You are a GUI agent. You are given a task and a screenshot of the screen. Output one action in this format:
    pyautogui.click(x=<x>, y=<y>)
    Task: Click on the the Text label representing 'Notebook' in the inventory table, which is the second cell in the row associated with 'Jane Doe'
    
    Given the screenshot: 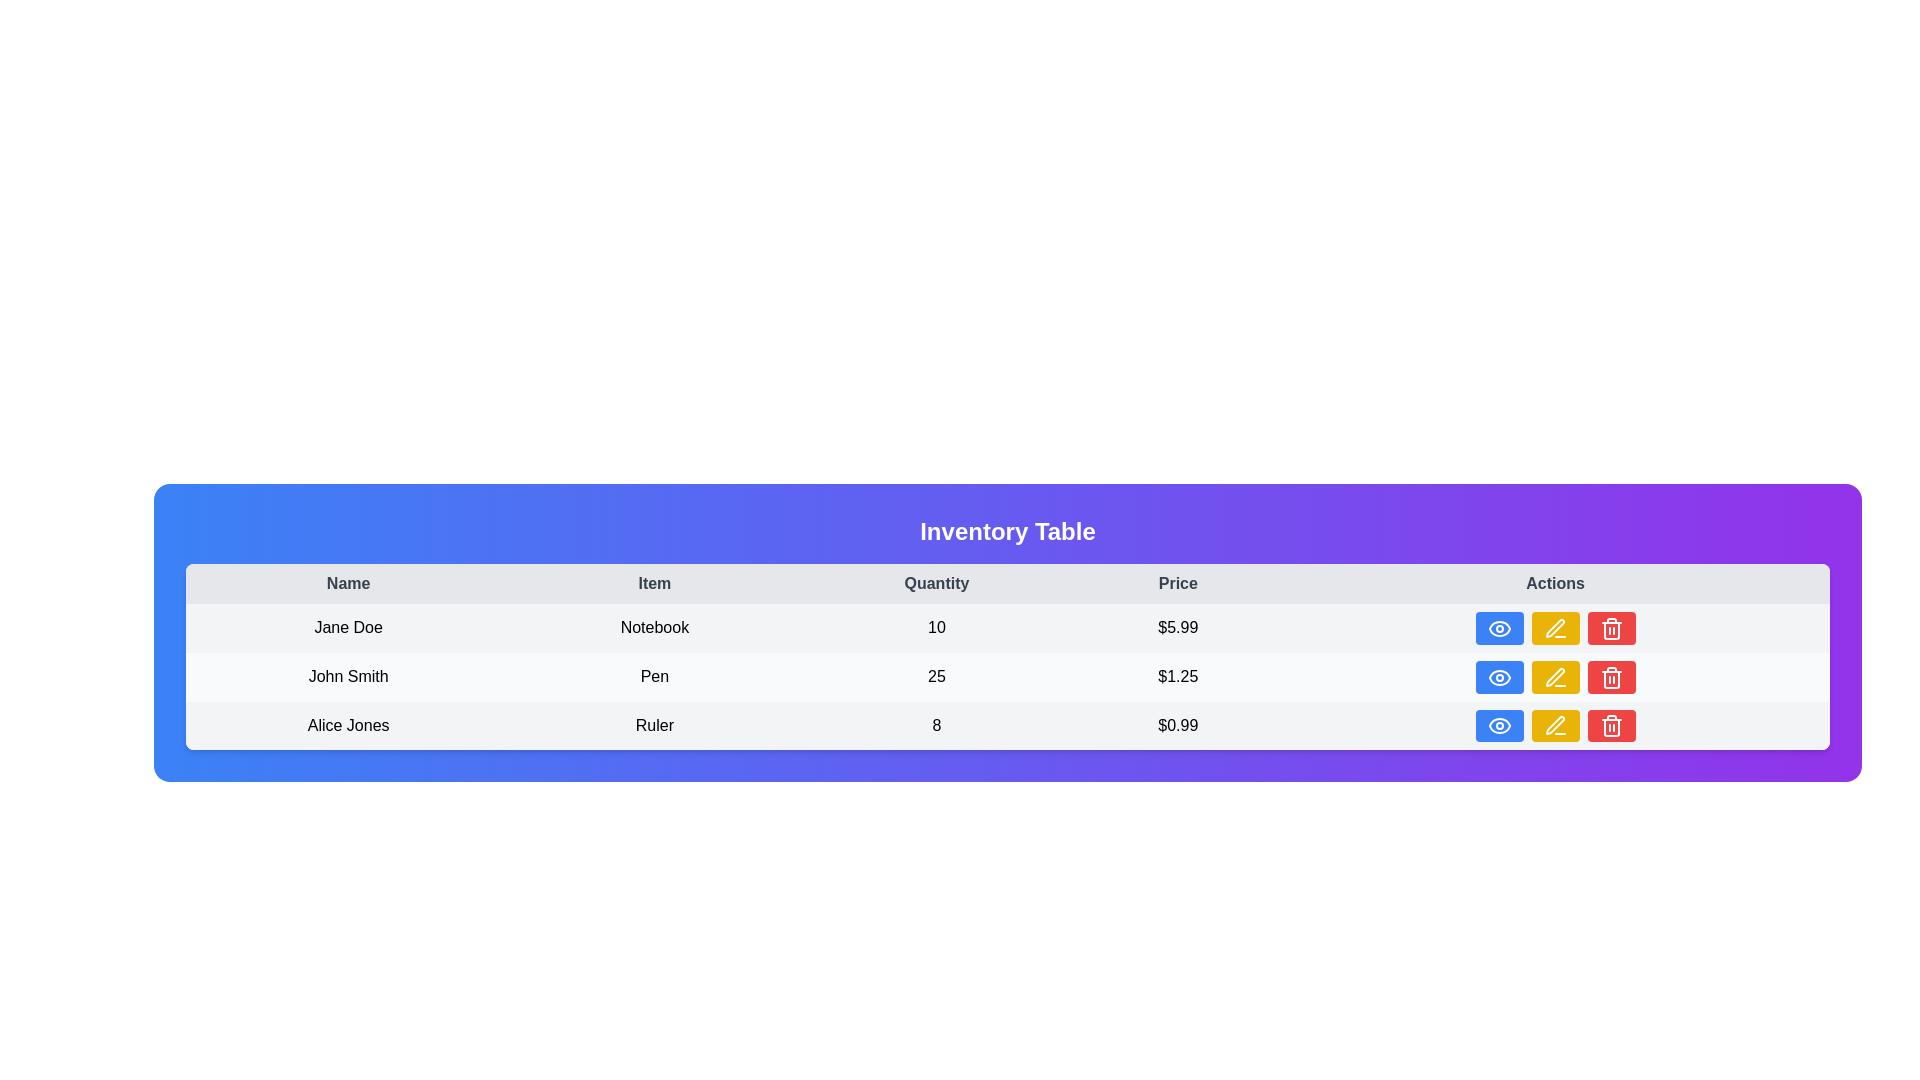 What is the action you would take?
    pyautogui.click(x=654, y=627)
    